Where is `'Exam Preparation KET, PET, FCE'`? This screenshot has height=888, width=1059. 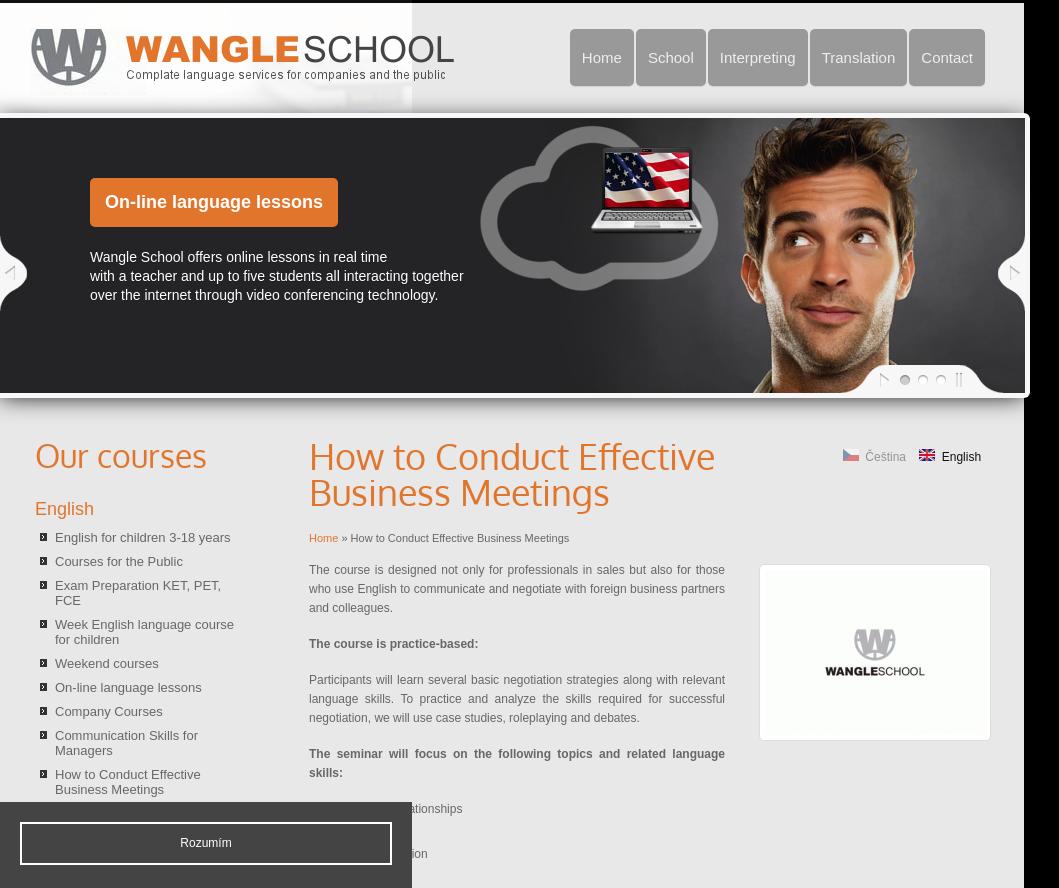 'Exam Preparation KET, PET, FCE' is located at coordinates (54, 593).